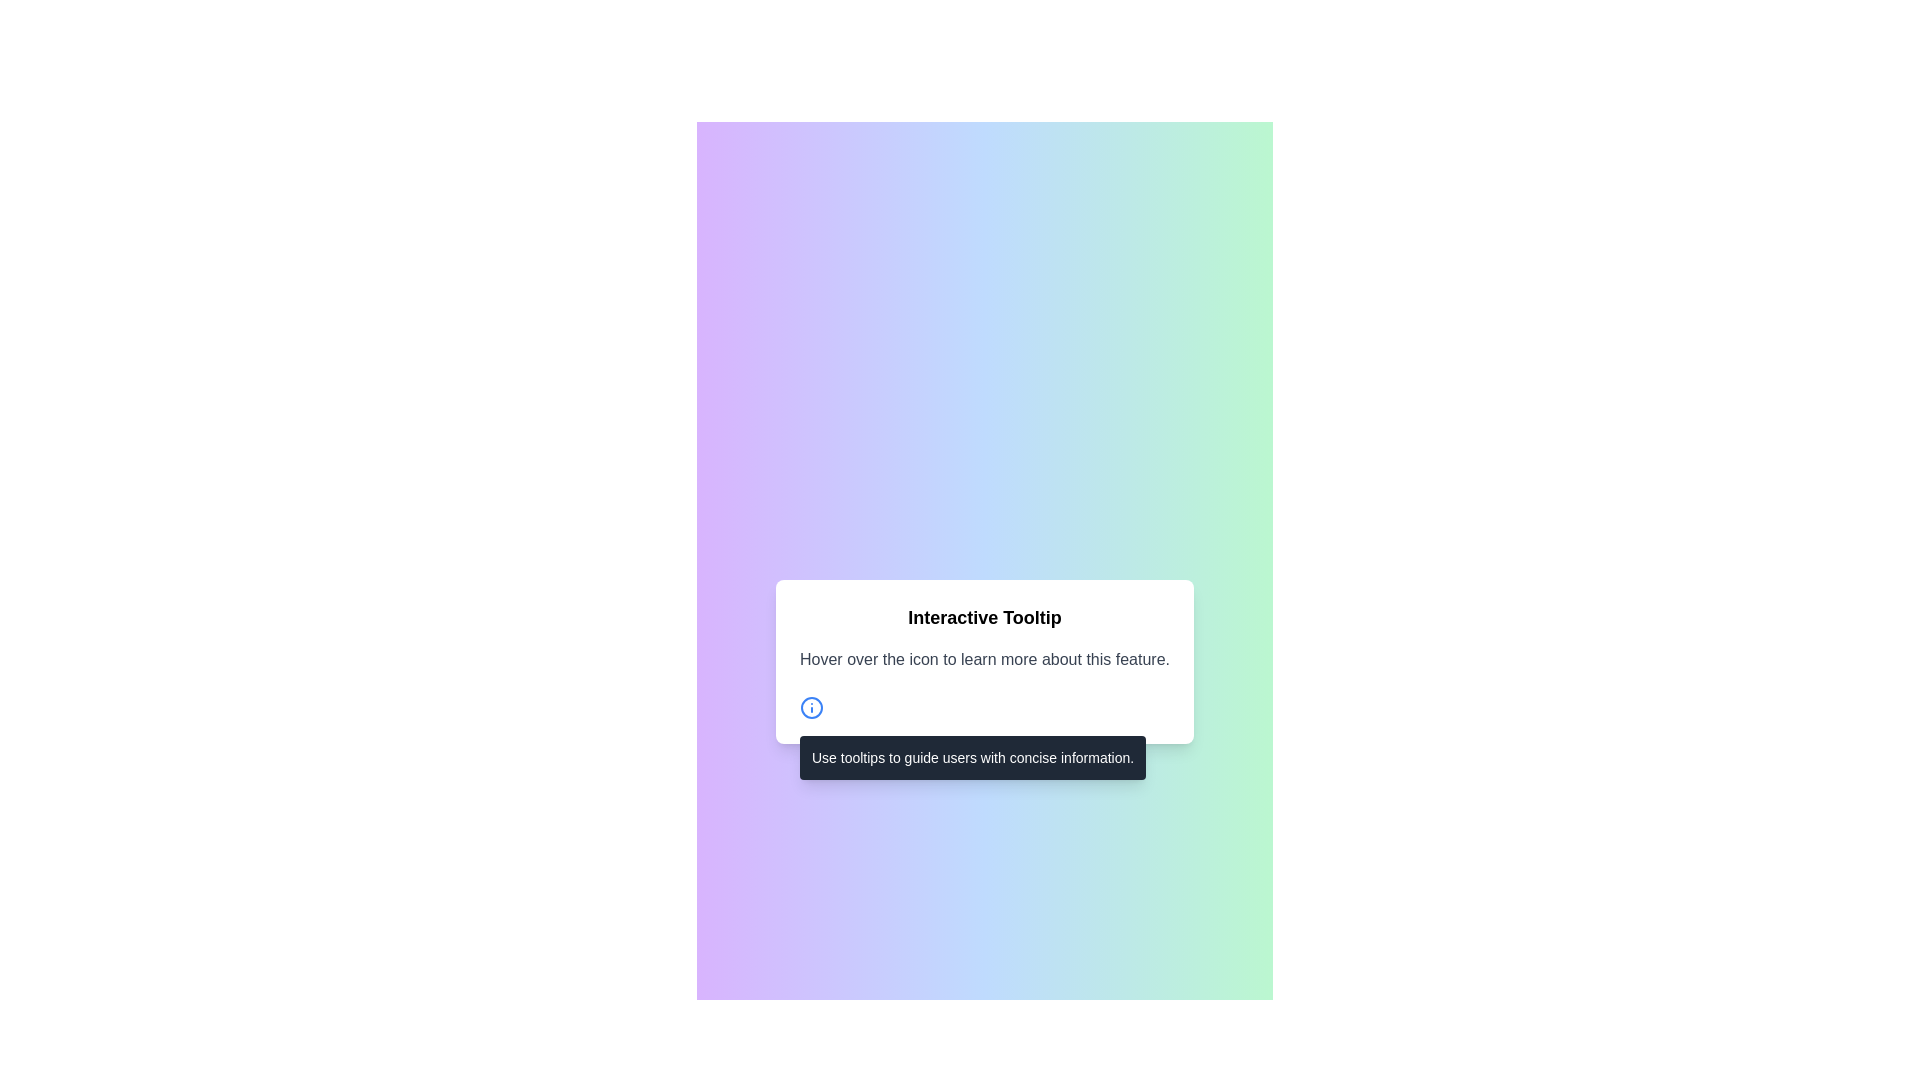 This screenshot has width=1920, height=1080. Describe the element at coordinates (811, 707) in the screenshot. I see `blue circular outline of the Decorative SVG element located at the center of the interactive info icon beneath the 'Interactive Tooltip' text in the modal by clicking on it` at that location.